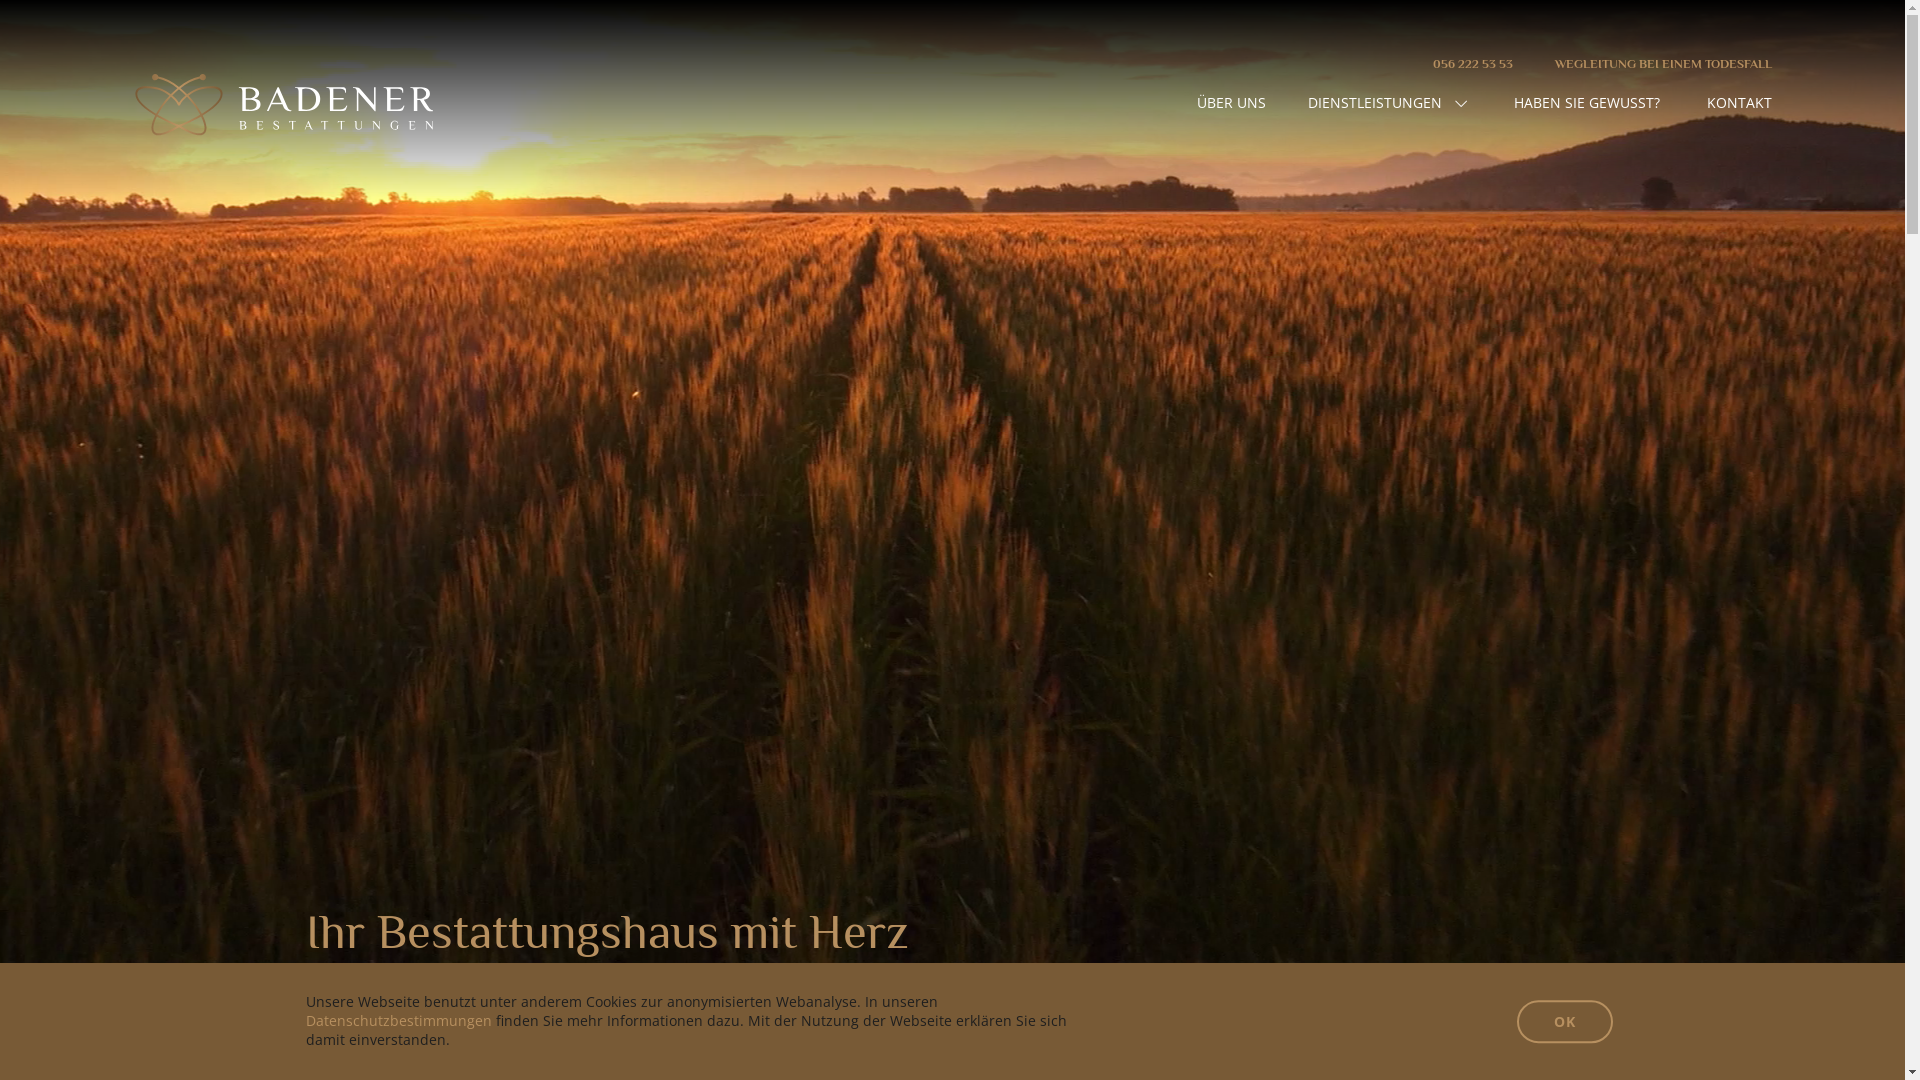 This screenshot has width=1920, height=1080. Describe the element at coordinates (1386, 103) in the screenshot. I see `'DIENSTLEISTUNGEN'` at that location.